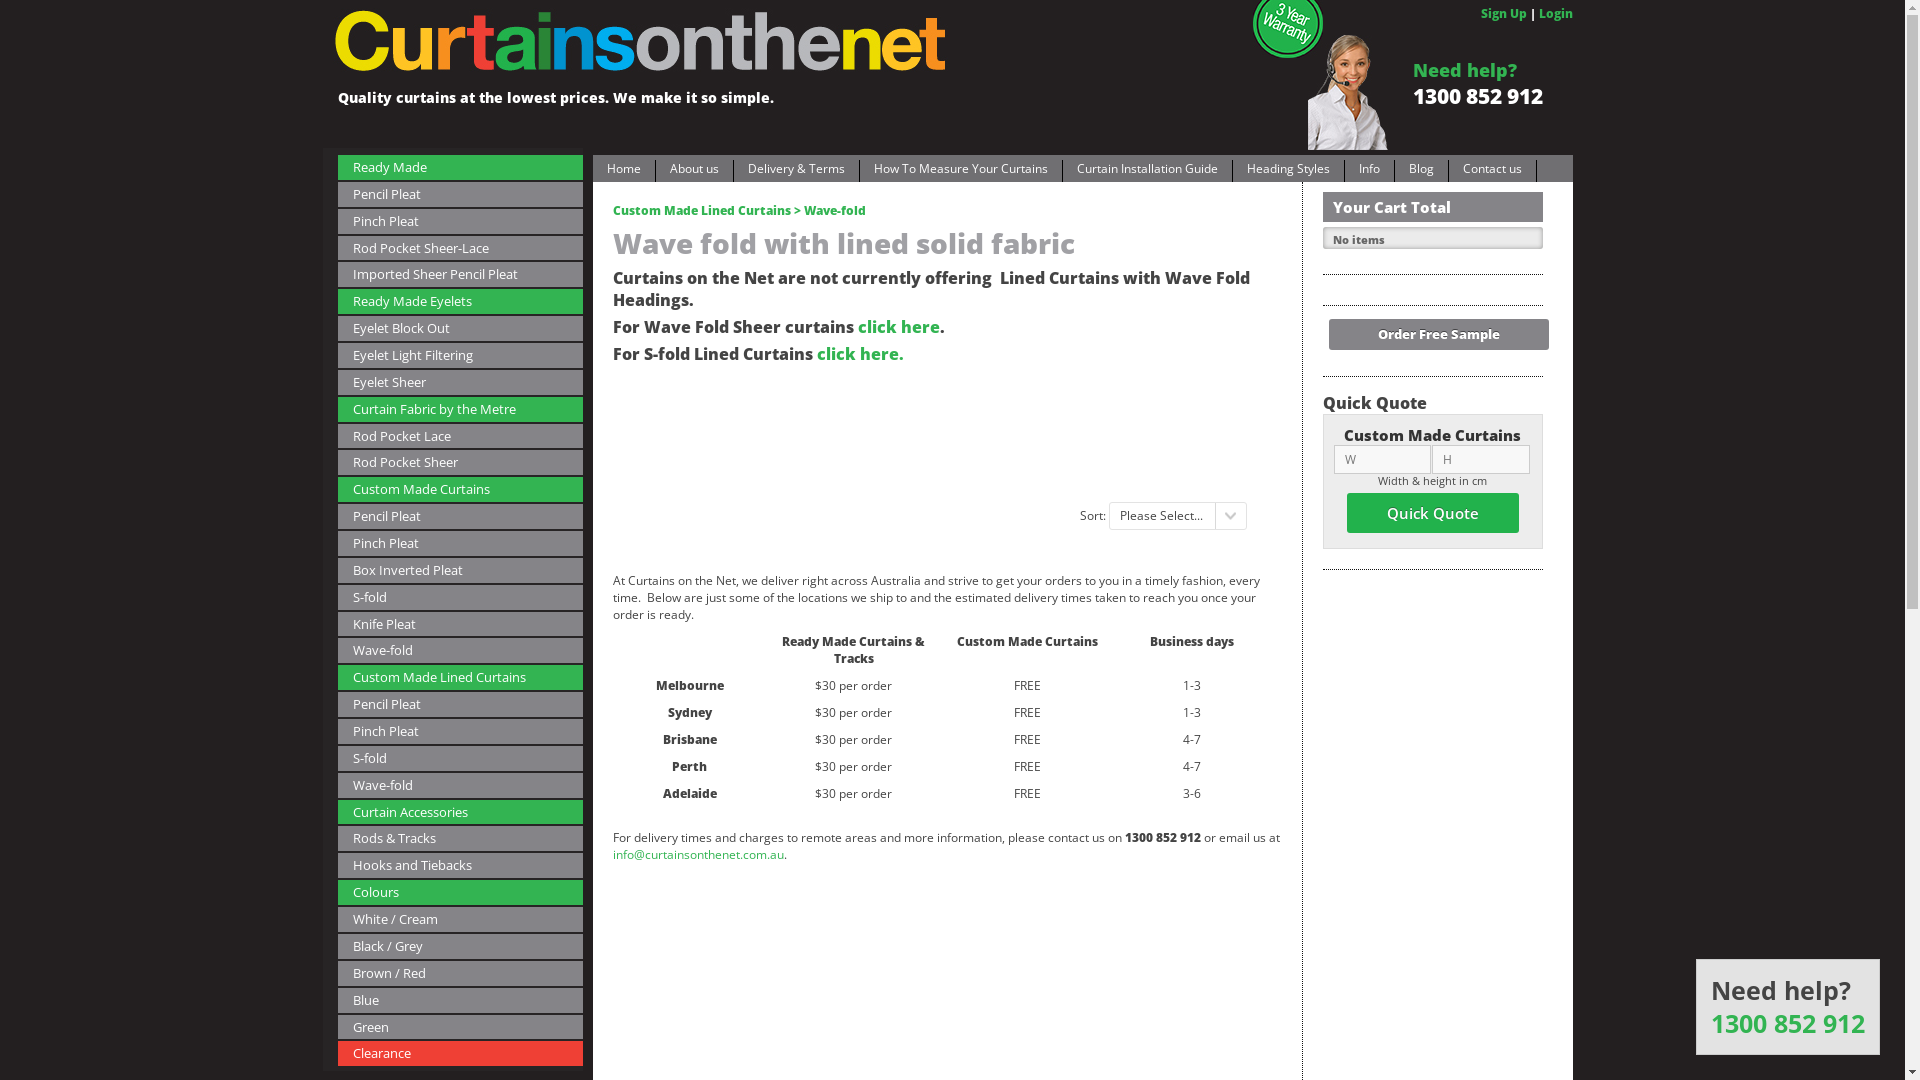 The width and height of the screenshot is (1920, 1080). What do you see at coordinates (622, 169) in the screenshot?
I see `'Home'` at bounding box center [622, 169].